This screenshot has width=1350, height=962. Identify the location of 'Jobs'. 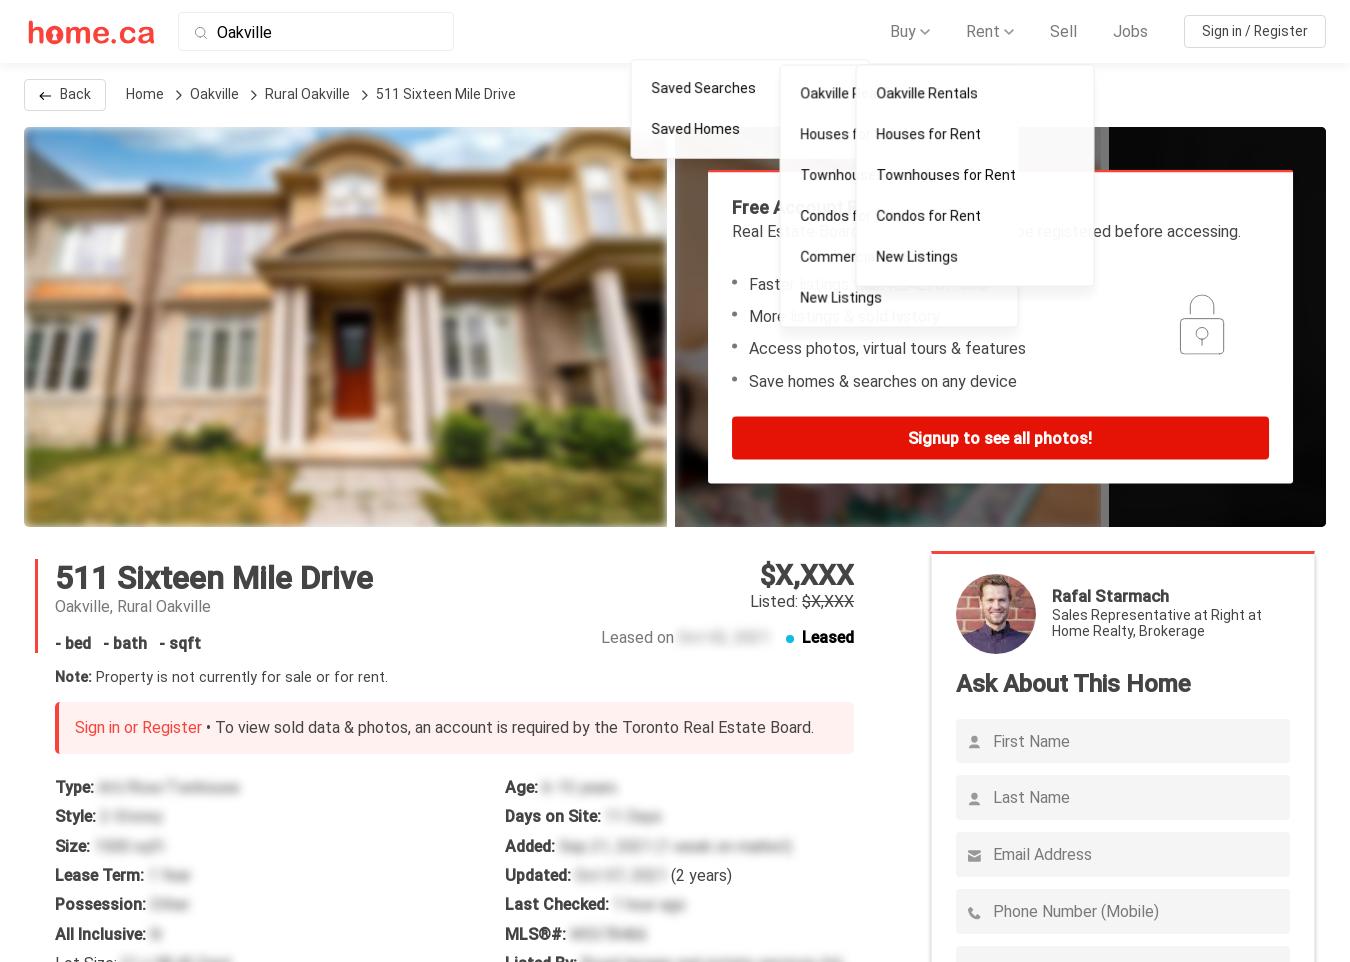
(1129, 29).